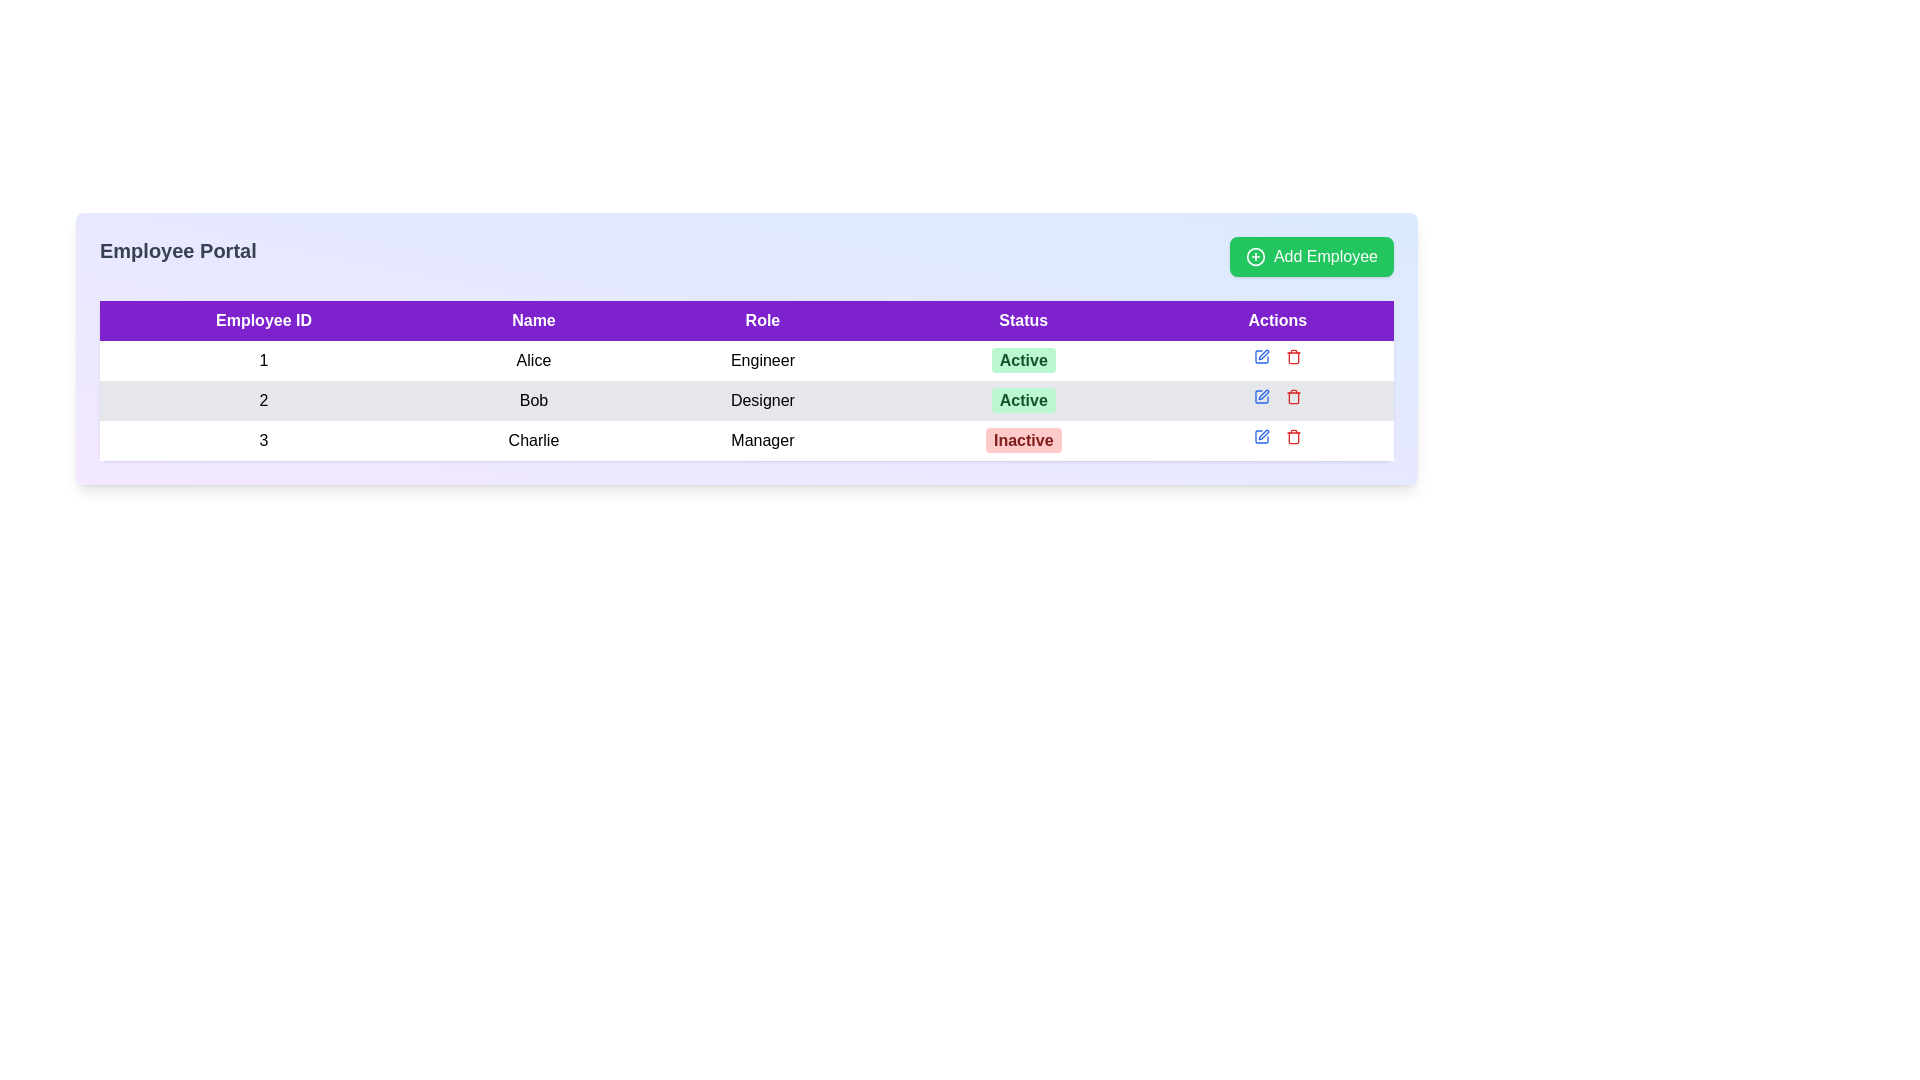  I want to click on the edit icon button located in the 'Actions' column of the row associated with 'Charlie', so click(1260, 435).